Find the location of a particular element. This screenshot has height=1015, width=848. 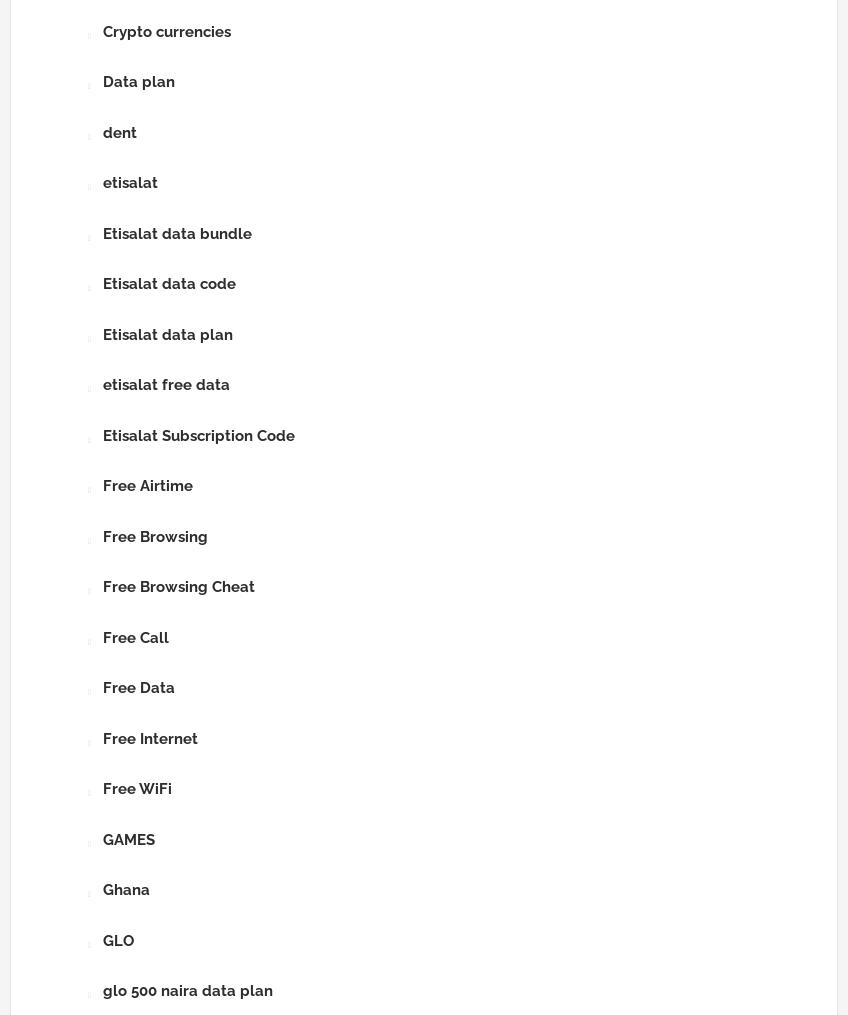

'GAMES' is located at coordinates (103, 838).